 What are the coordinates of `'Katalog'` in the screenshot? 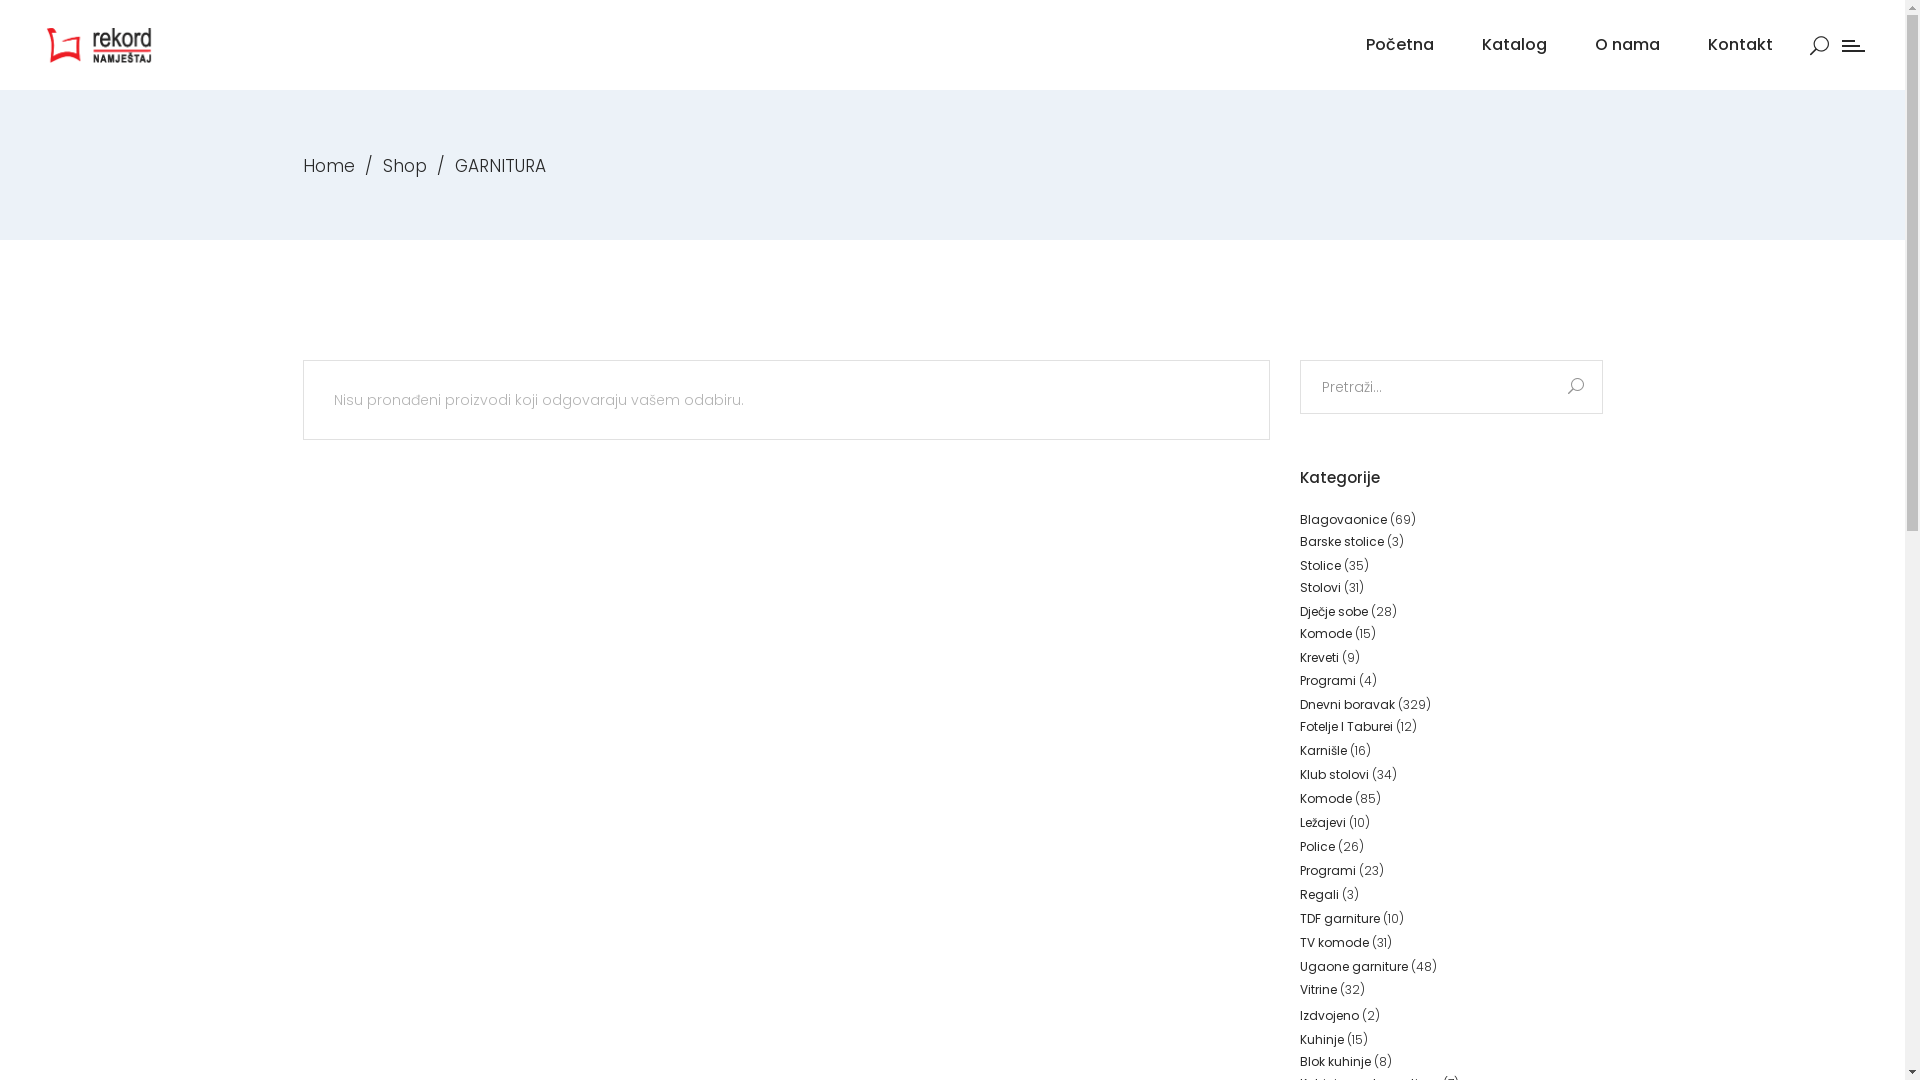 It's located at (1514, 45).